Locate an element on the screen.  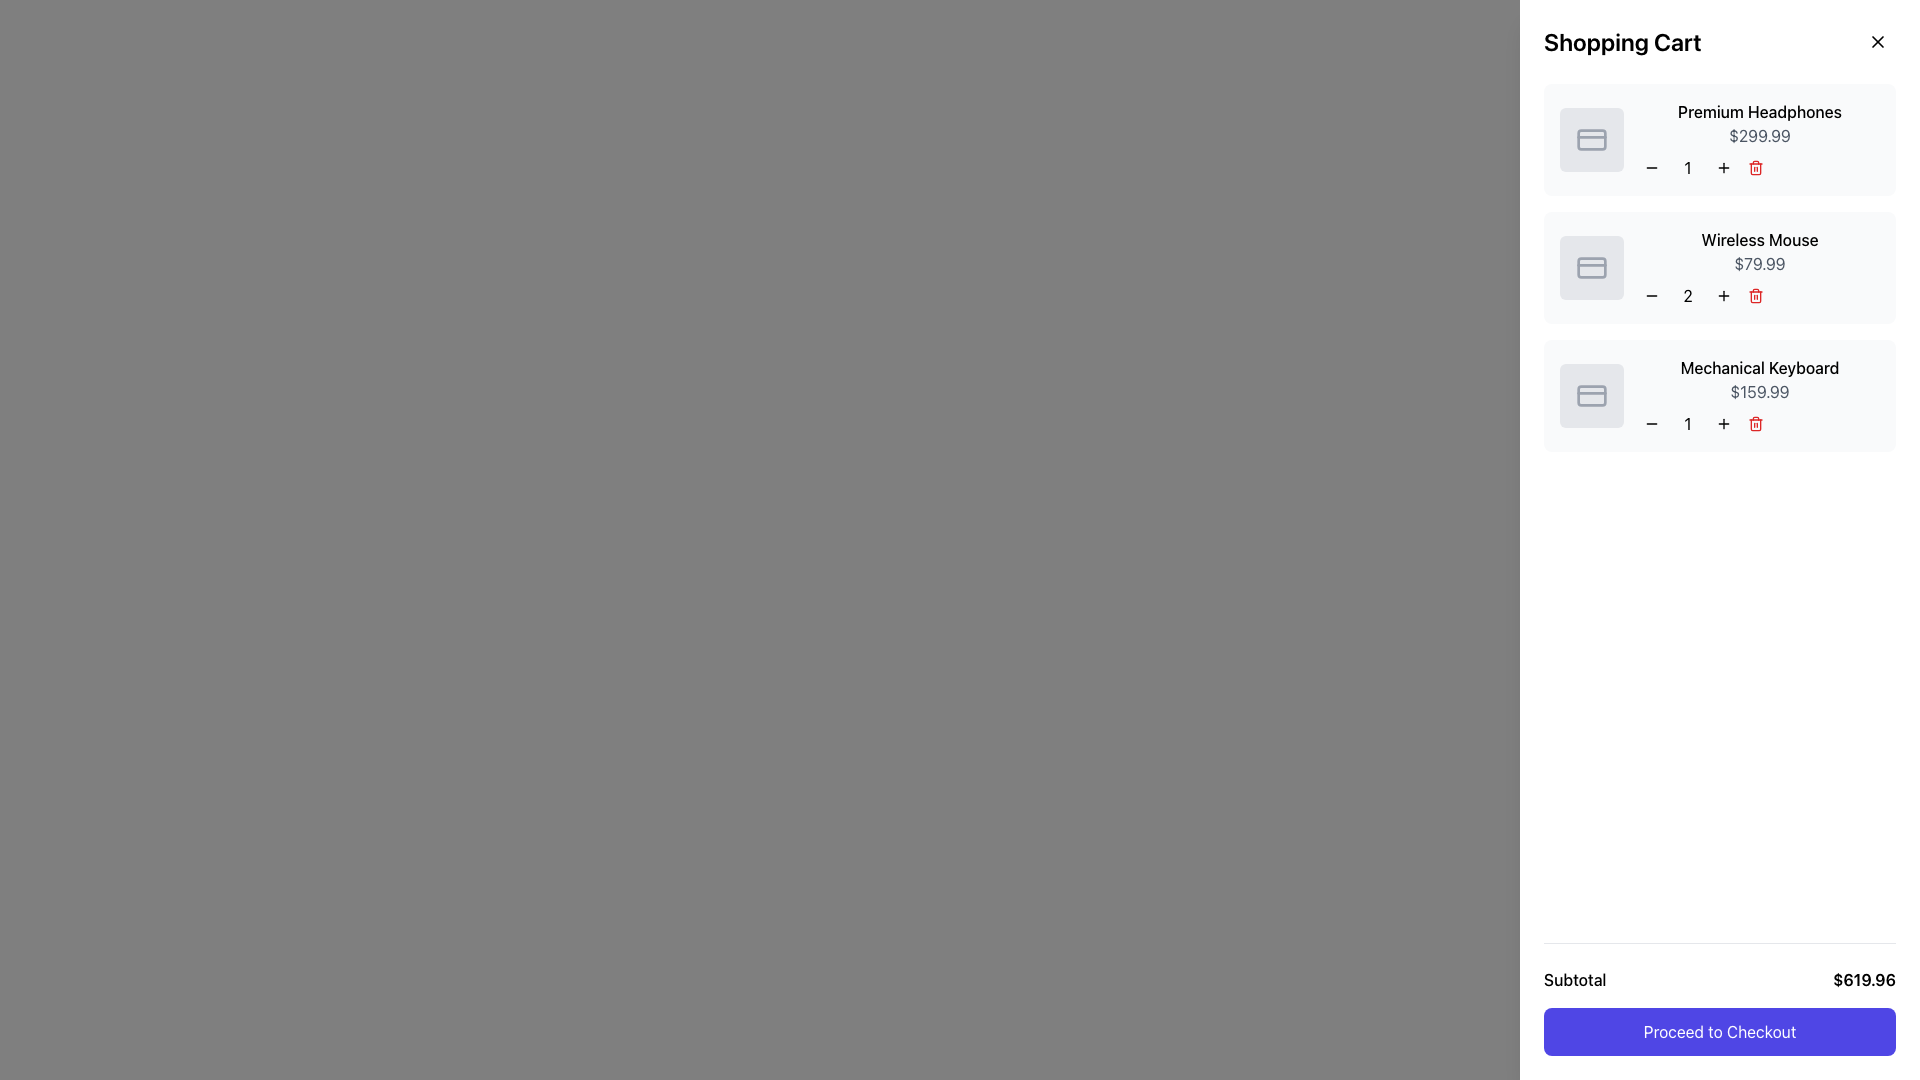
the 'Wireless Mouse' title text label in the shopping cart interface, which is located in the second item entry above the price and below the thumbnail image is located at coordinates (1760, 238).